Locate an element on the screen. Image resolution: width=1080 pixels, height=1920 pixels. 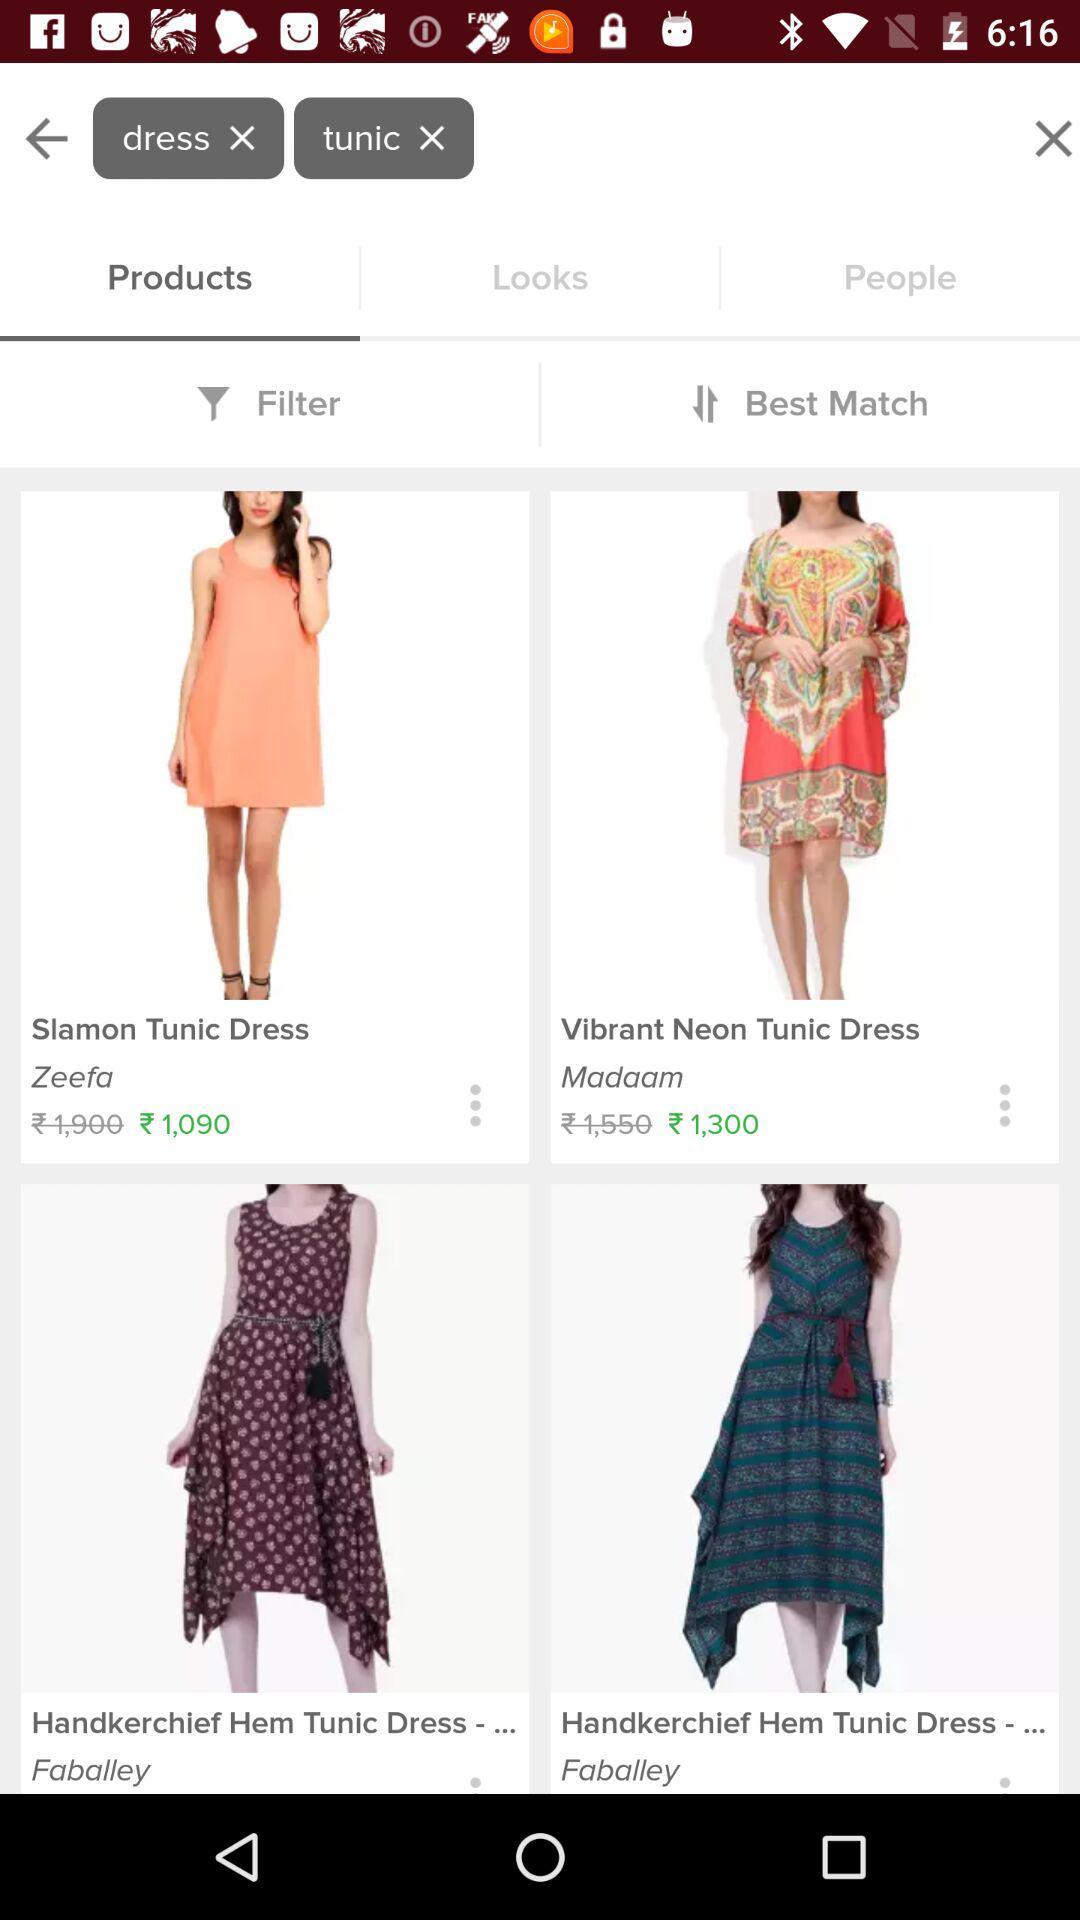
more options is located at coordinates (475, 1104).